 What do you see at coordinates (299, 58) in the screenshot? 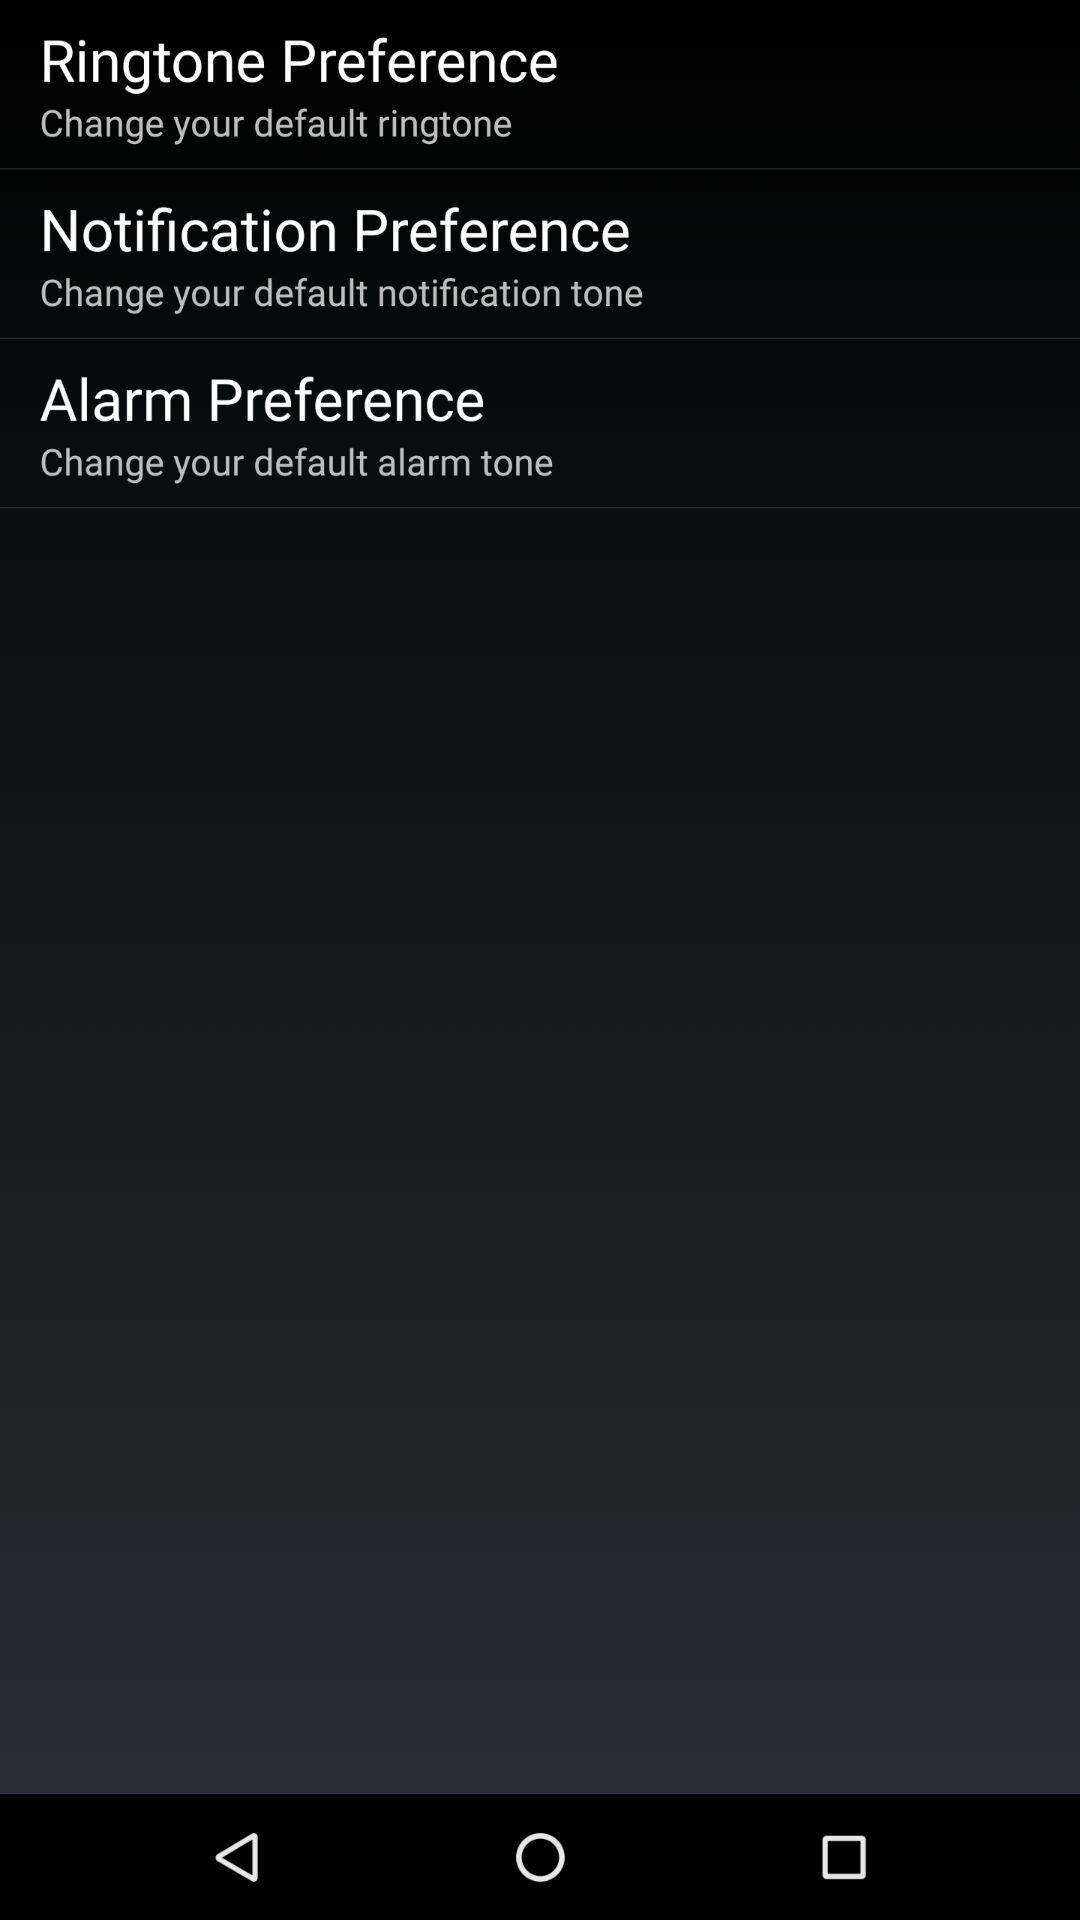
I see `ringtone preference item` at bounding box center [299, 58].